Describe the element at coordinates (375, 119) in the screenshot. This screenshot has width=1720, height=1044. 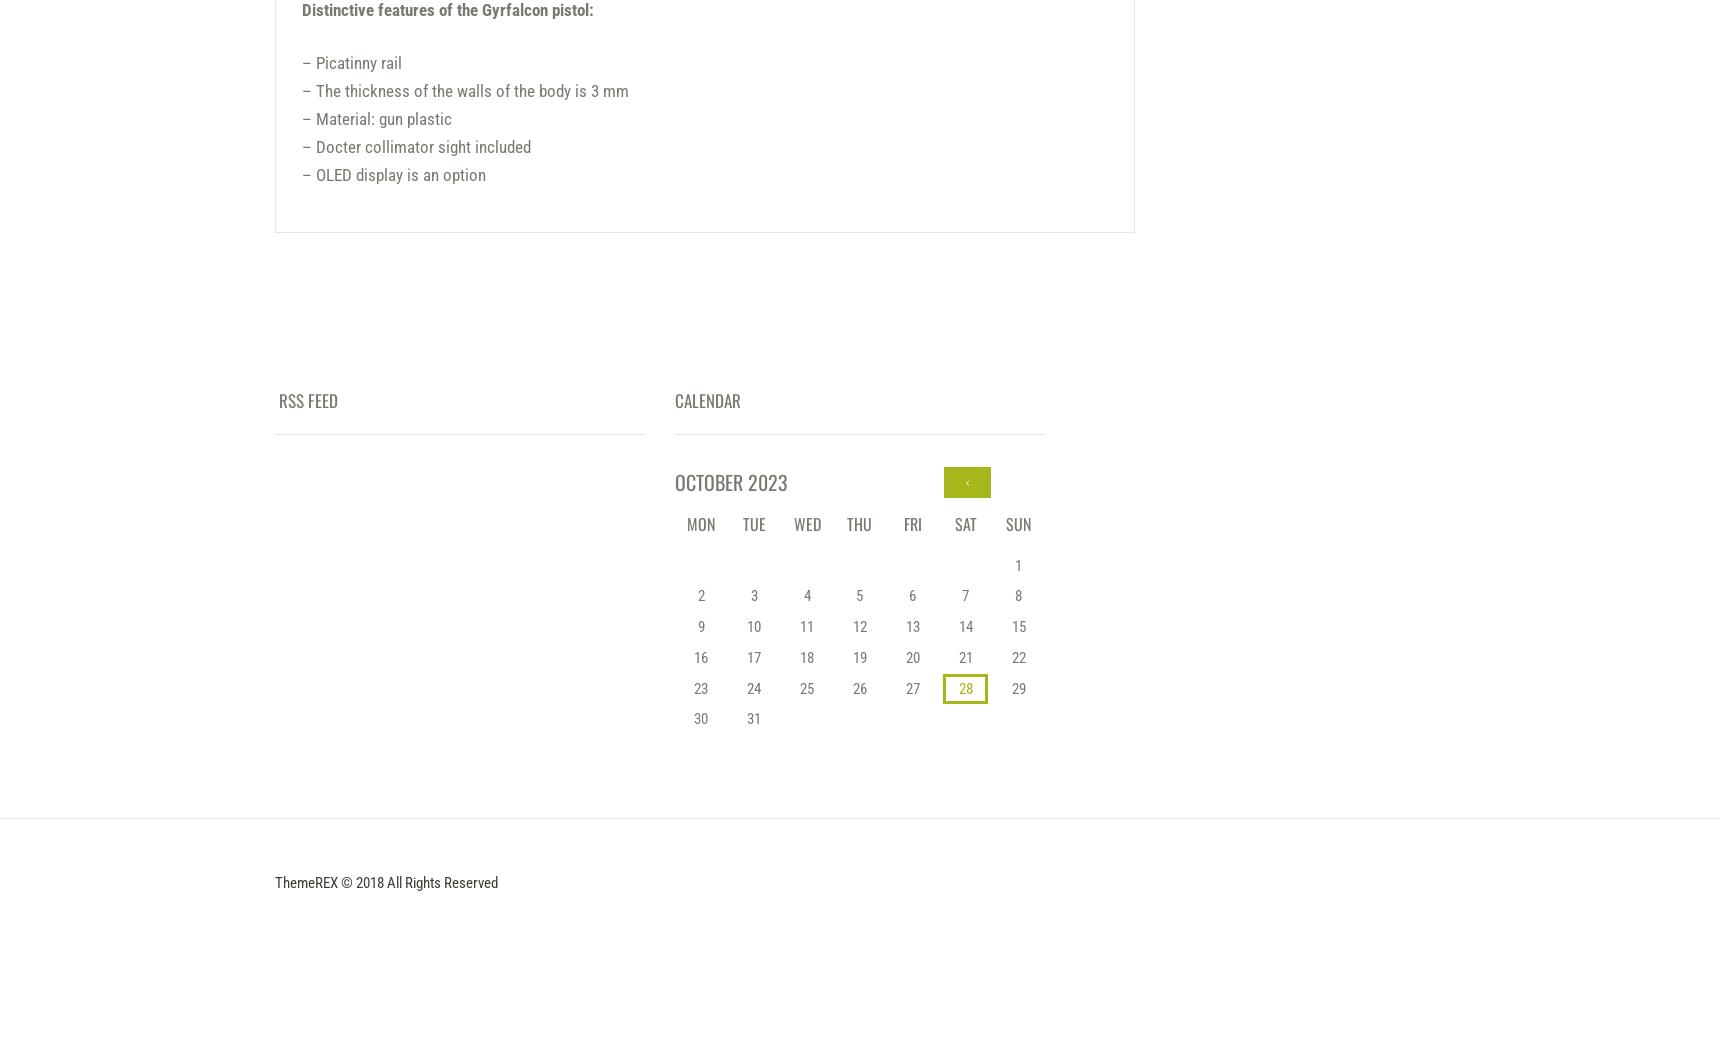
I see `'– Material: gun plastic'` at that location.